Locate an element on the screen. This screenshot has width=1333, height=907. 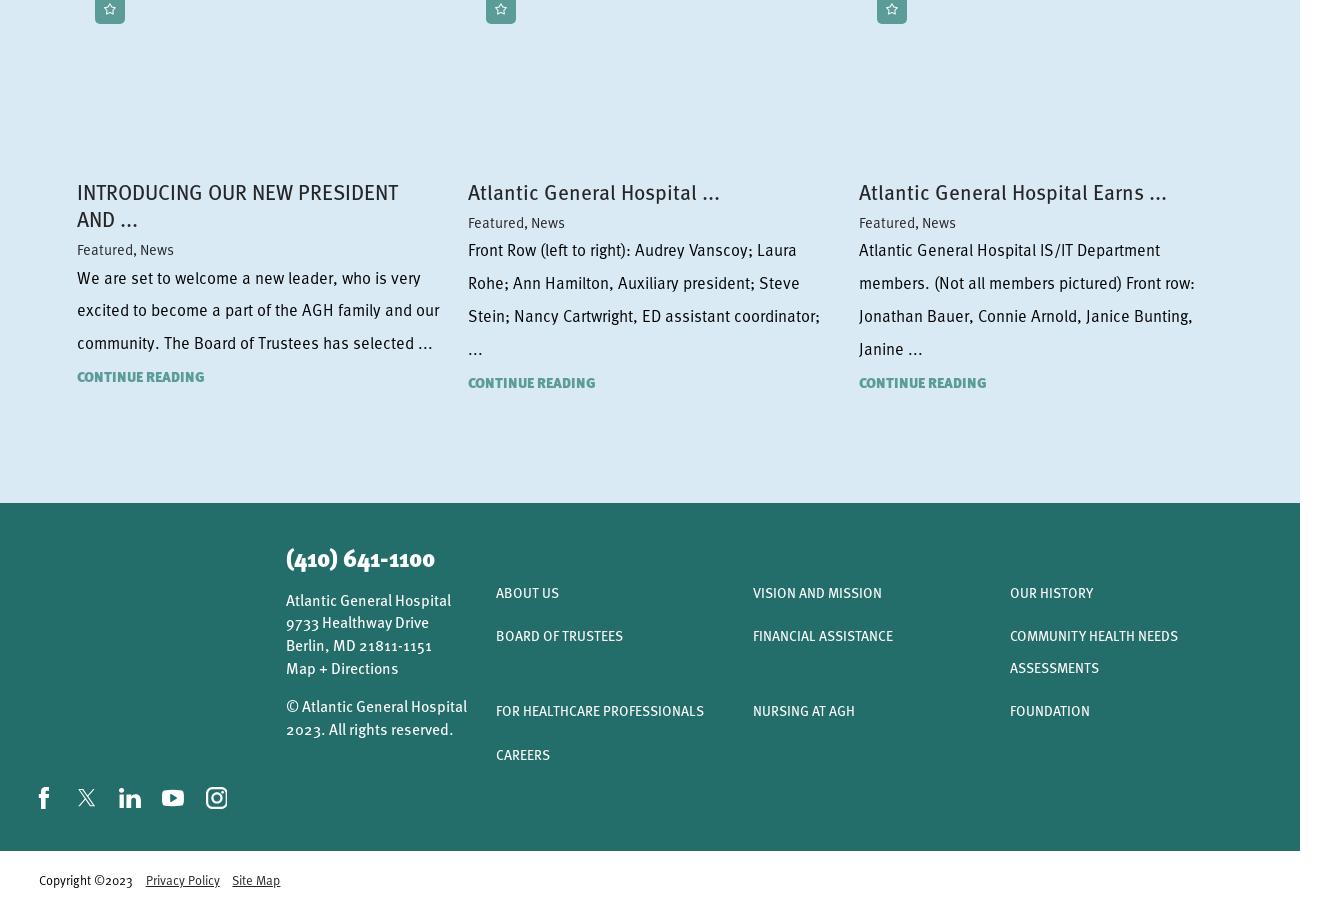
'Atlantic General Hospital IS/IT Department members. (Not all members pictured) Front row: Jonathan Bauer, Connie Arnold, Janice Bunting, Janine ...' is located at coordinates (1026, 298).